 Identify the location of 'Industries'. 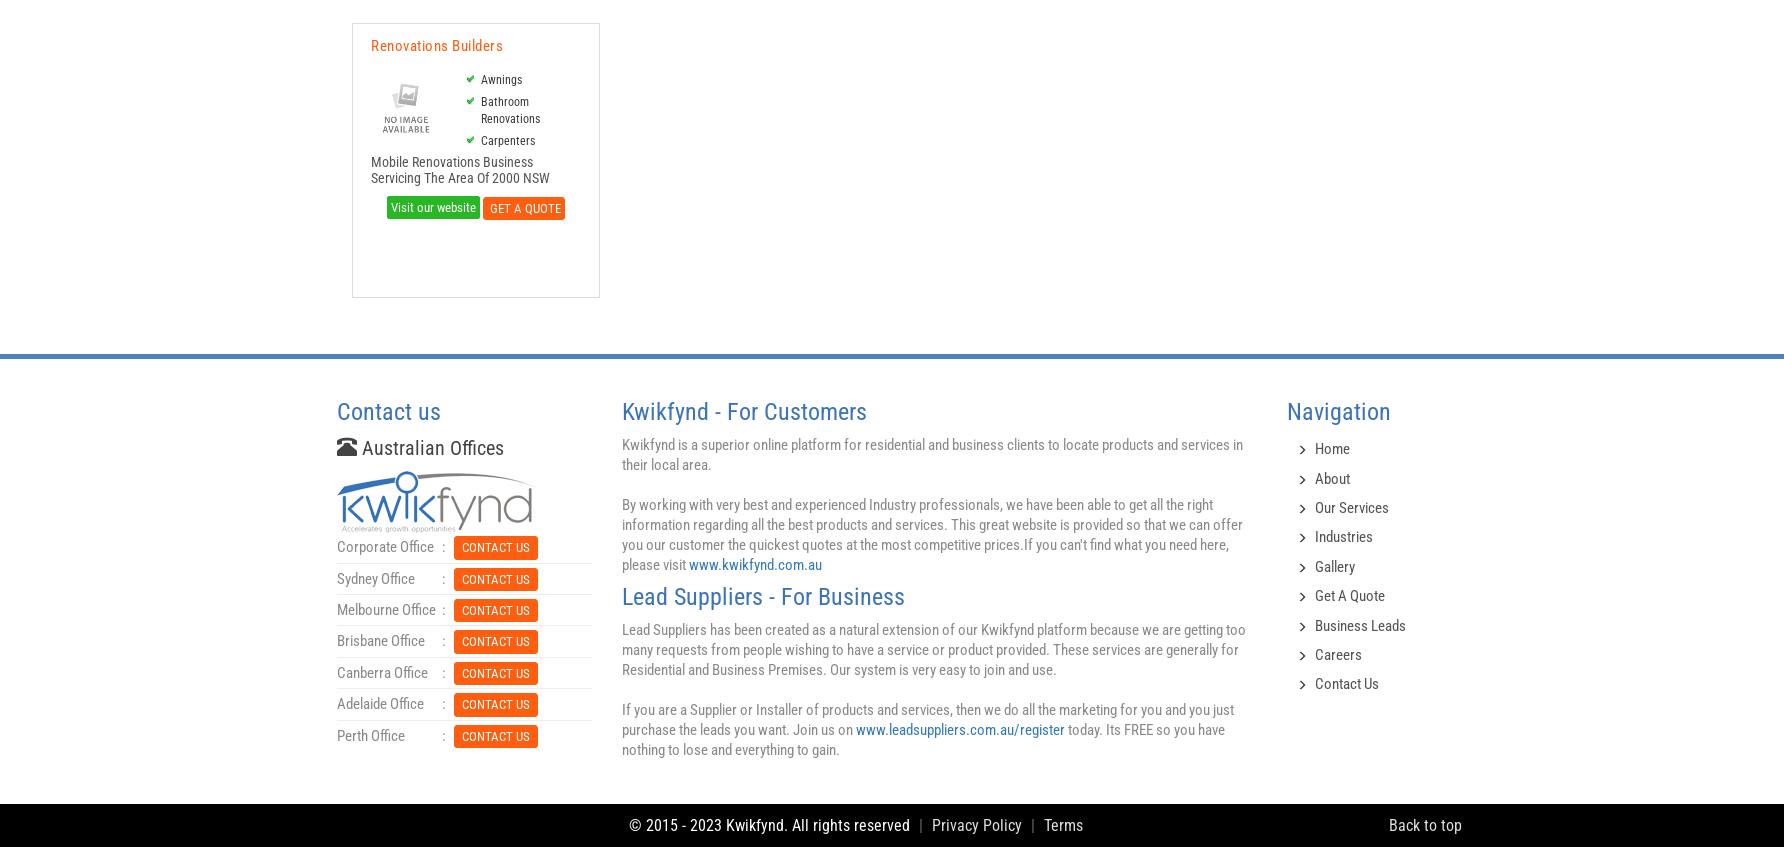
(1344, 535).